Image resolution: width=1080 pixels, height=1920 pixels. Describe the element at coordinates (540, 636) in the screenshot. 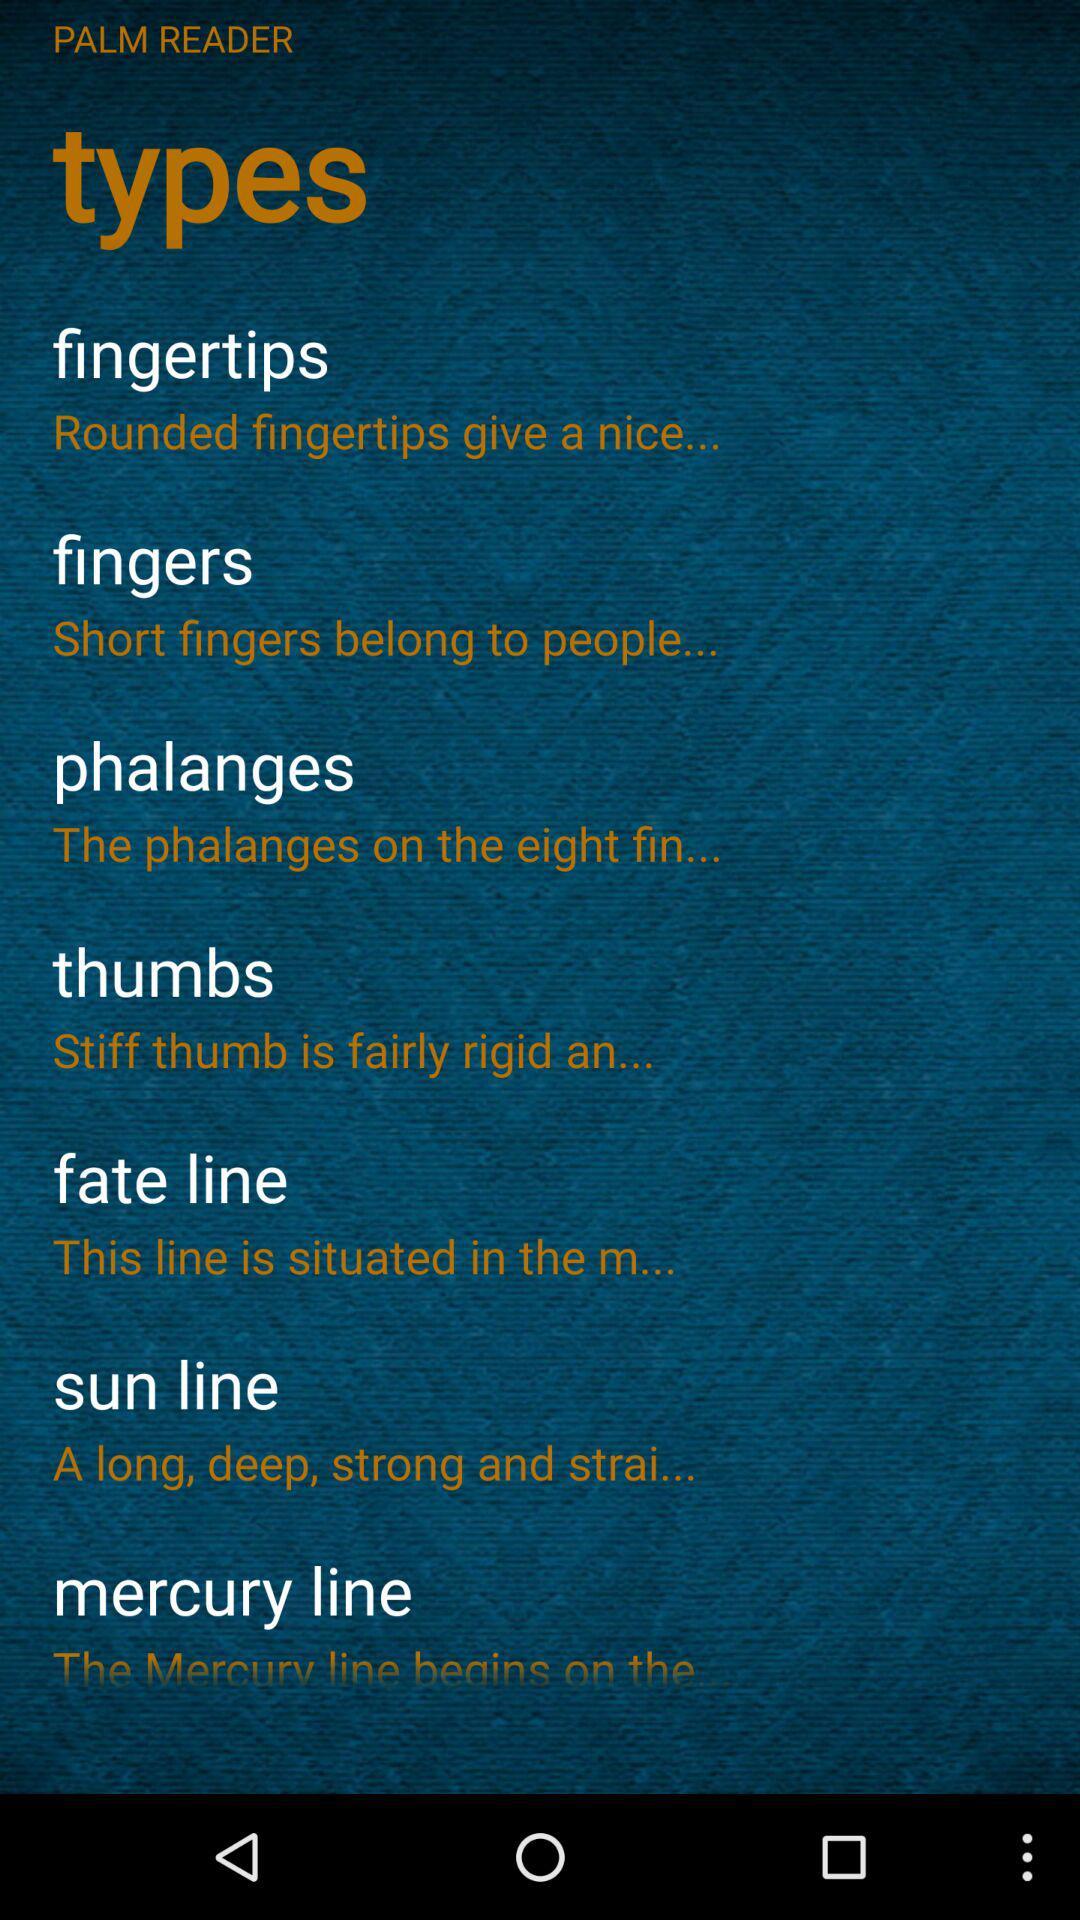

I see `the icon below fingers icon` at that location.